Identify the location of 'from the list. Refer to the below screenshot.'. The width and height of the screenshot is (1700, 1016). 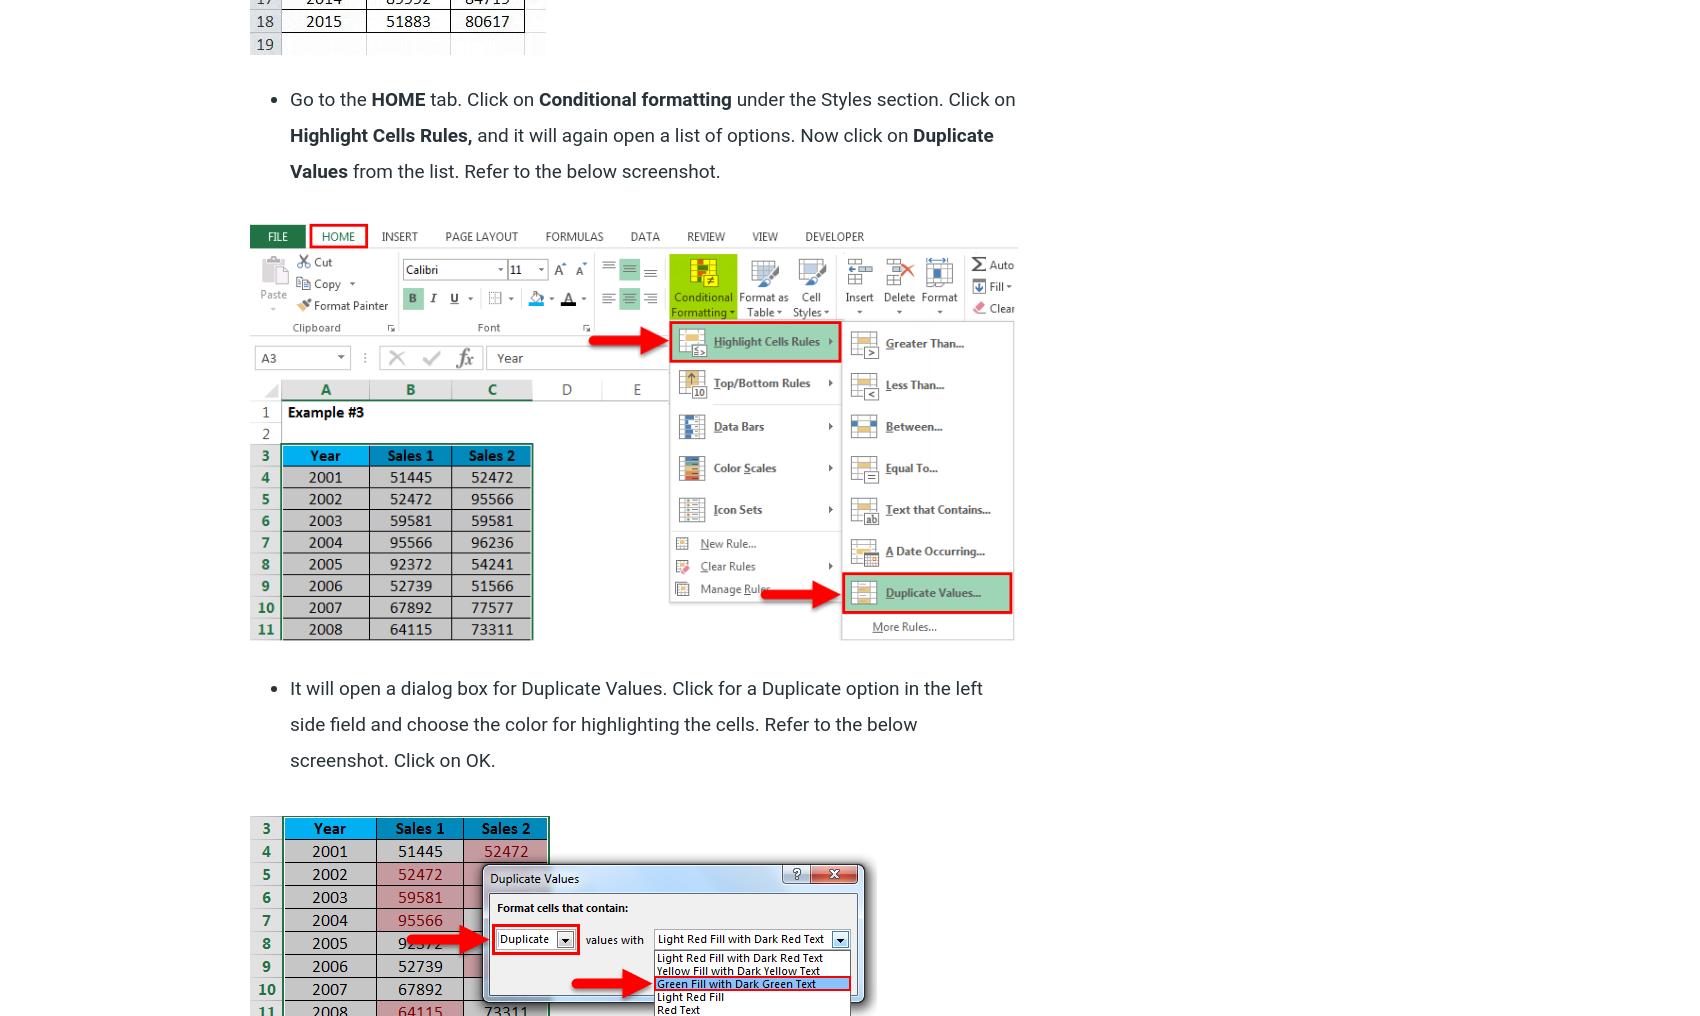
(532, 169).